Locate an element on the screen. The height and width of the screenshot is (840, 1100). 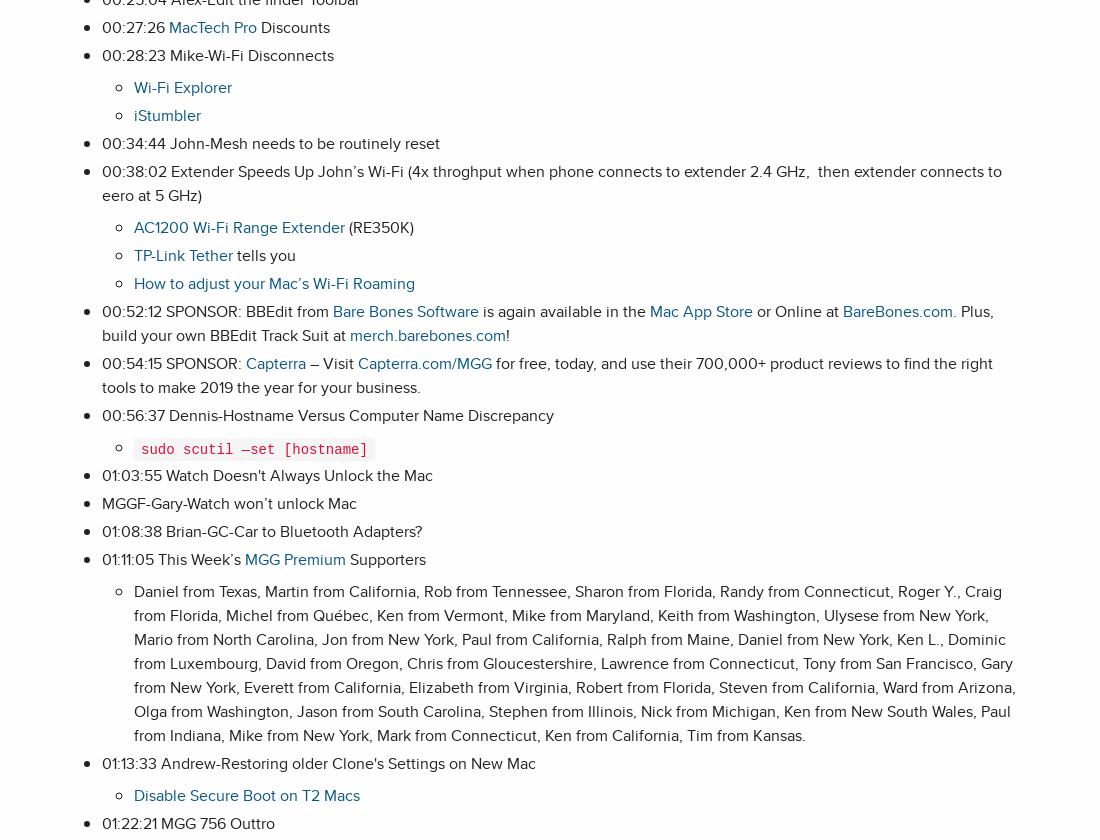
'01:22:21 MGG 756 Outtro' is located at coordinates (187, 823).